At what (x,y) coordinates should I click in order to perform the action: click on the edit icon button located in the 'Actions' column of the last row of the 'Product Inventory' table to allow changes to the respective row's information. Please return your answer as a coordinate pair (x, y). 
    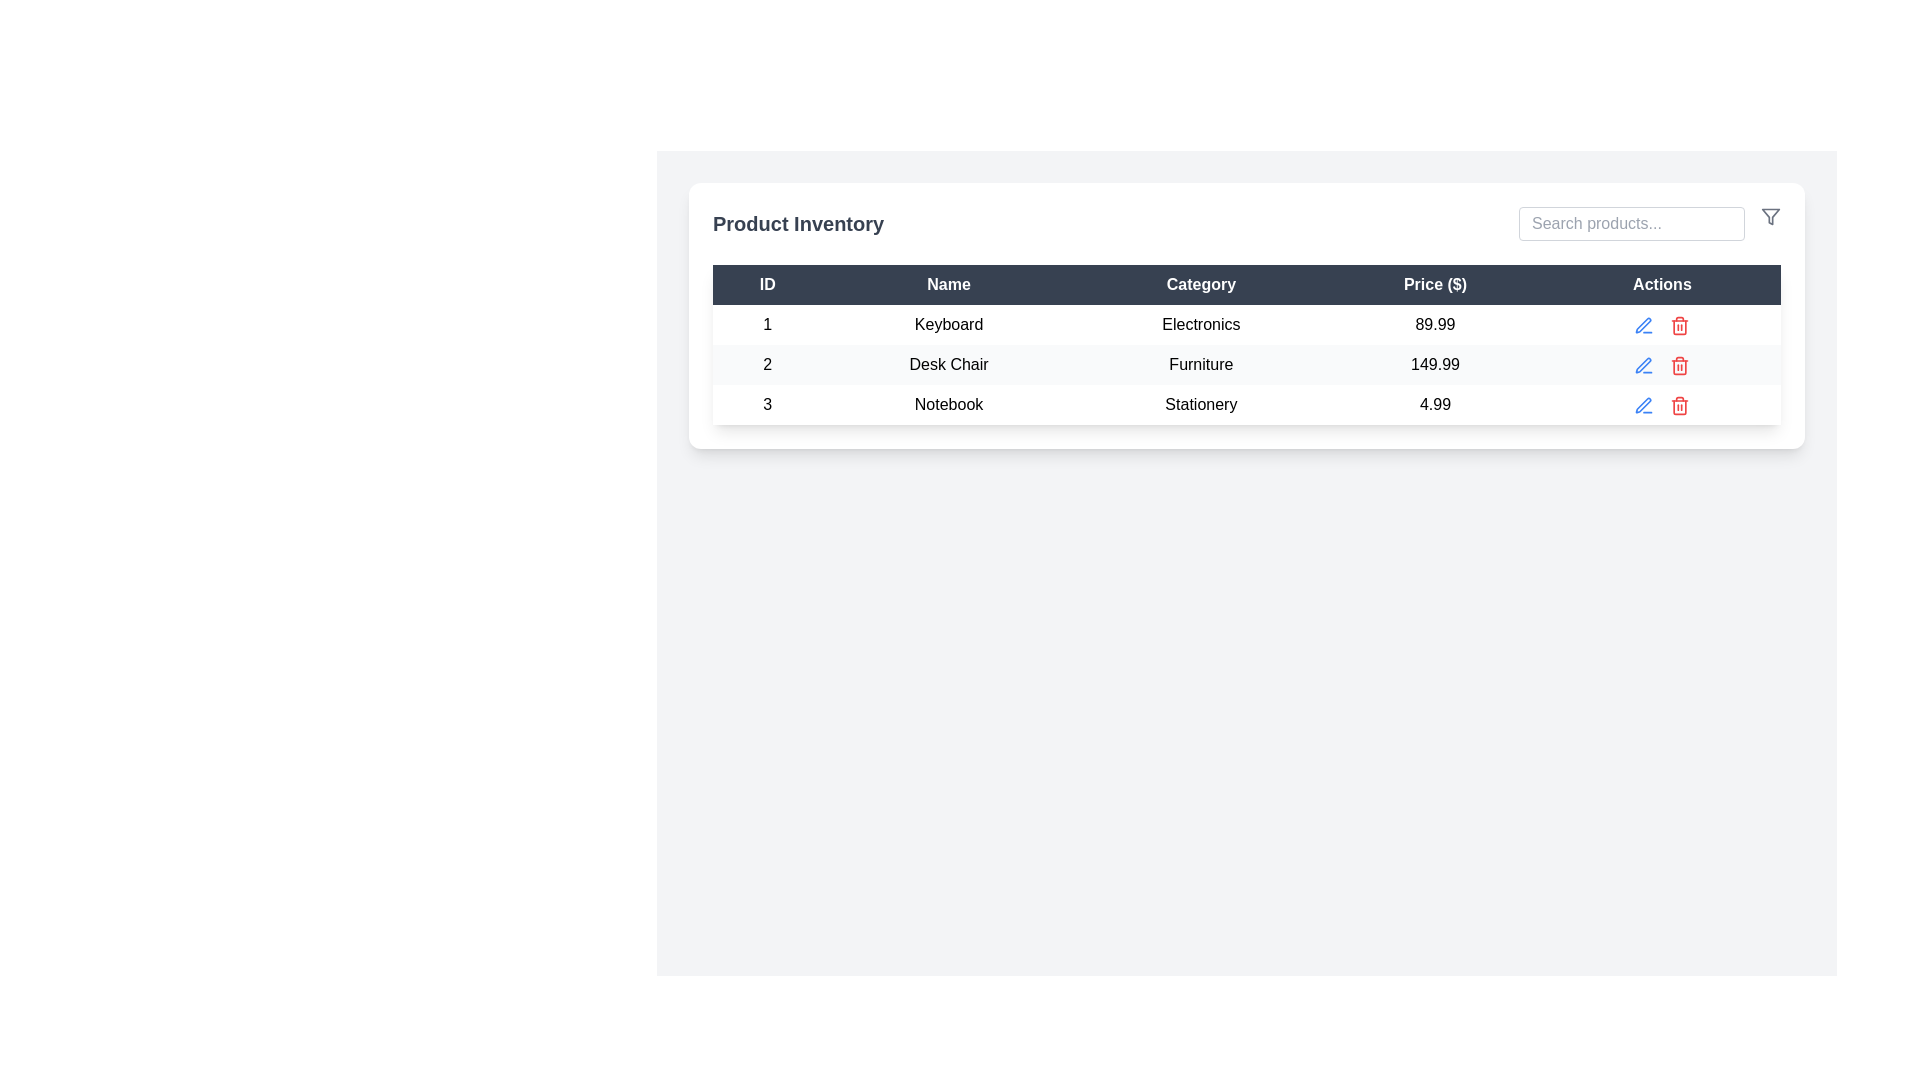
    Looking at the image, I should click on (1644, 405).